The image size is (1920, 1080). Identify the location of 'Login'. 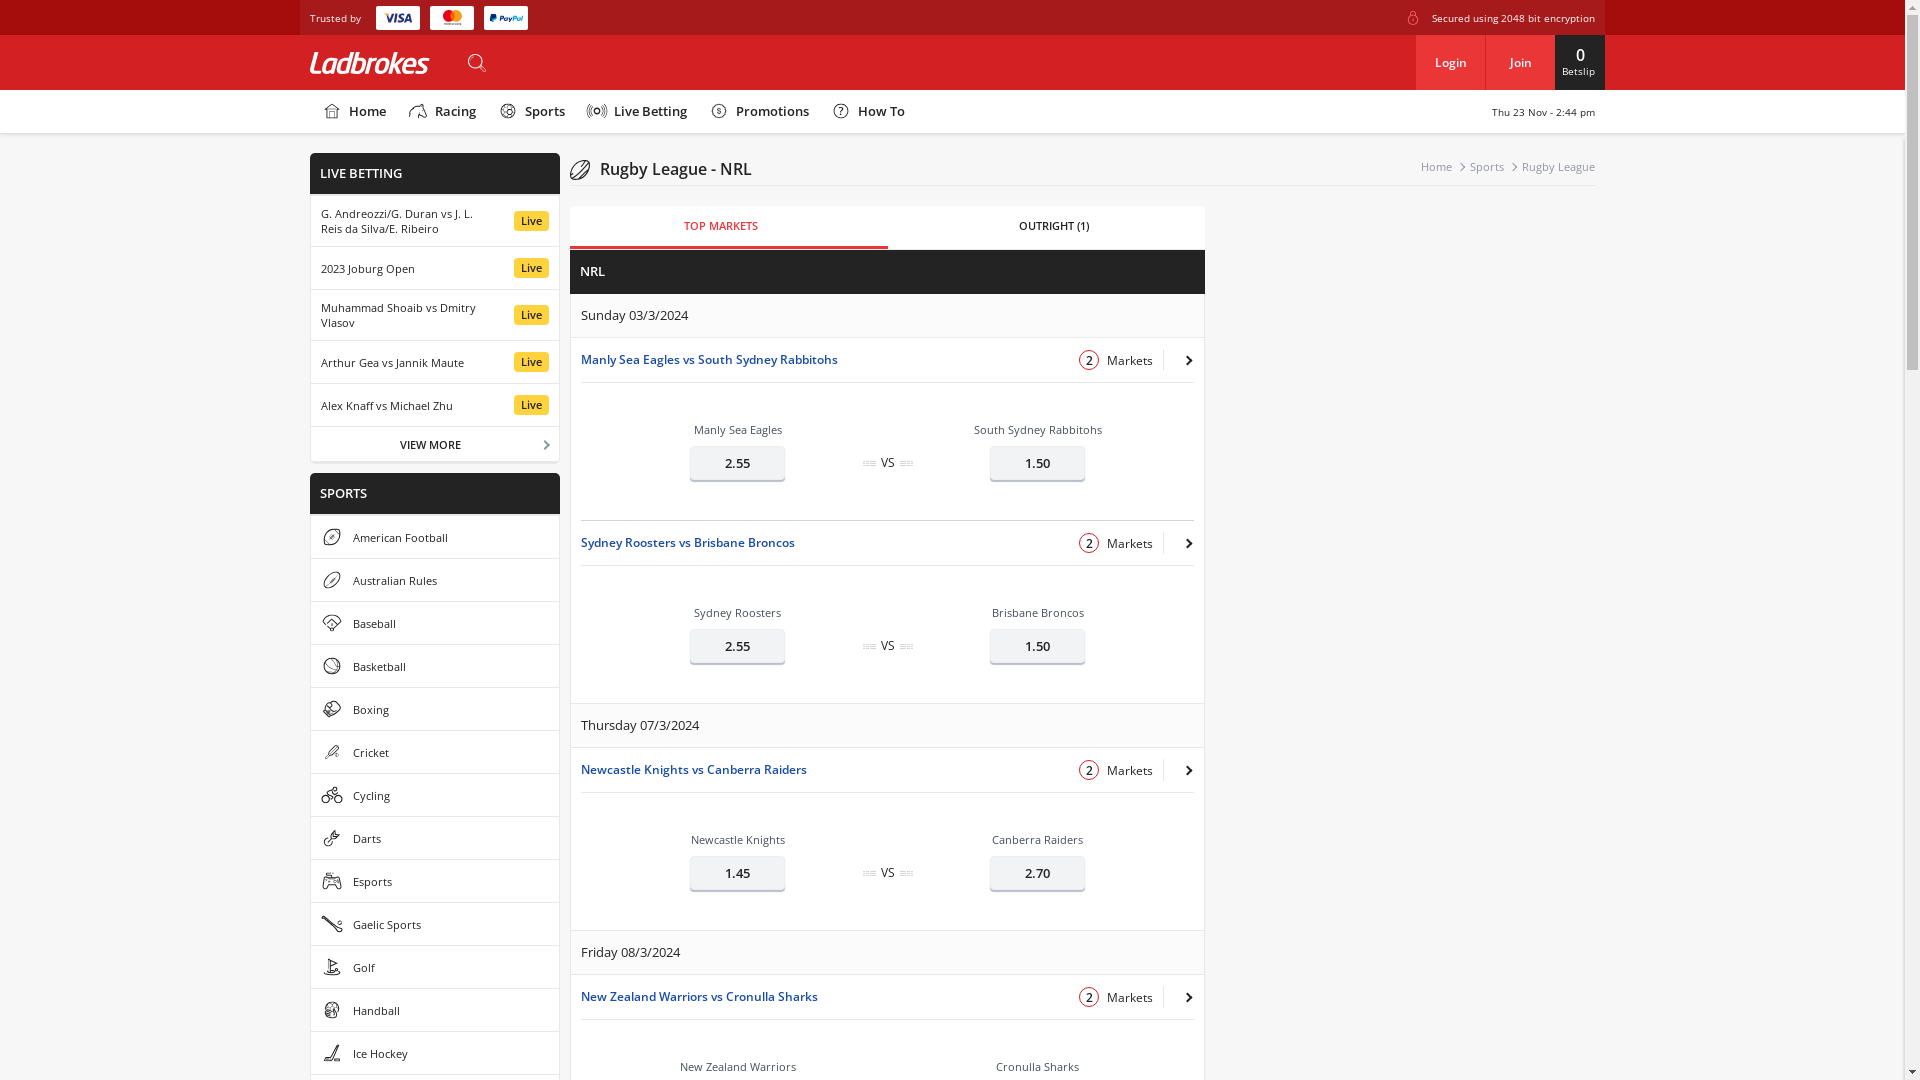
(1414, 61).